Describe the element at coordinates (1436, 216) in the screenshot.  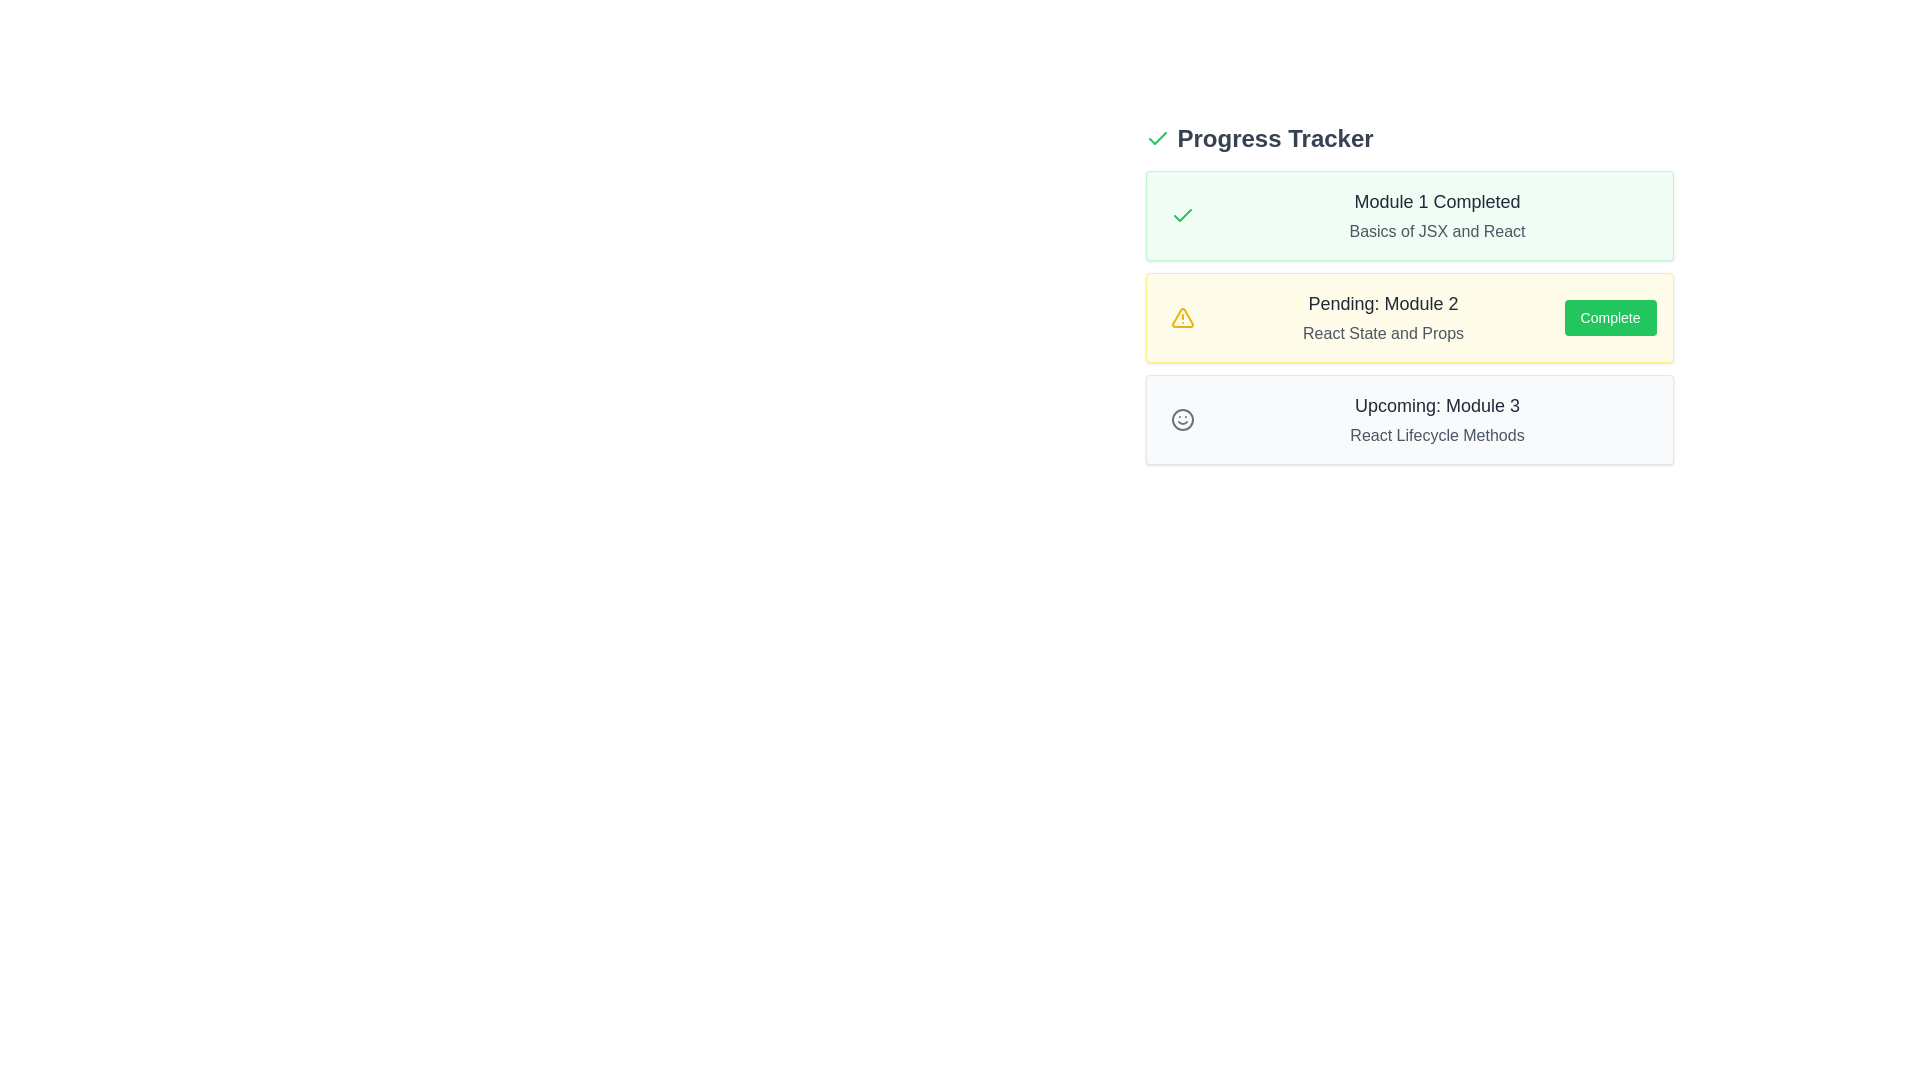
I see `the Text Block displaying the name and status of a completed module in the Progress Tracker interface, located under the checkmark icon` at that location.